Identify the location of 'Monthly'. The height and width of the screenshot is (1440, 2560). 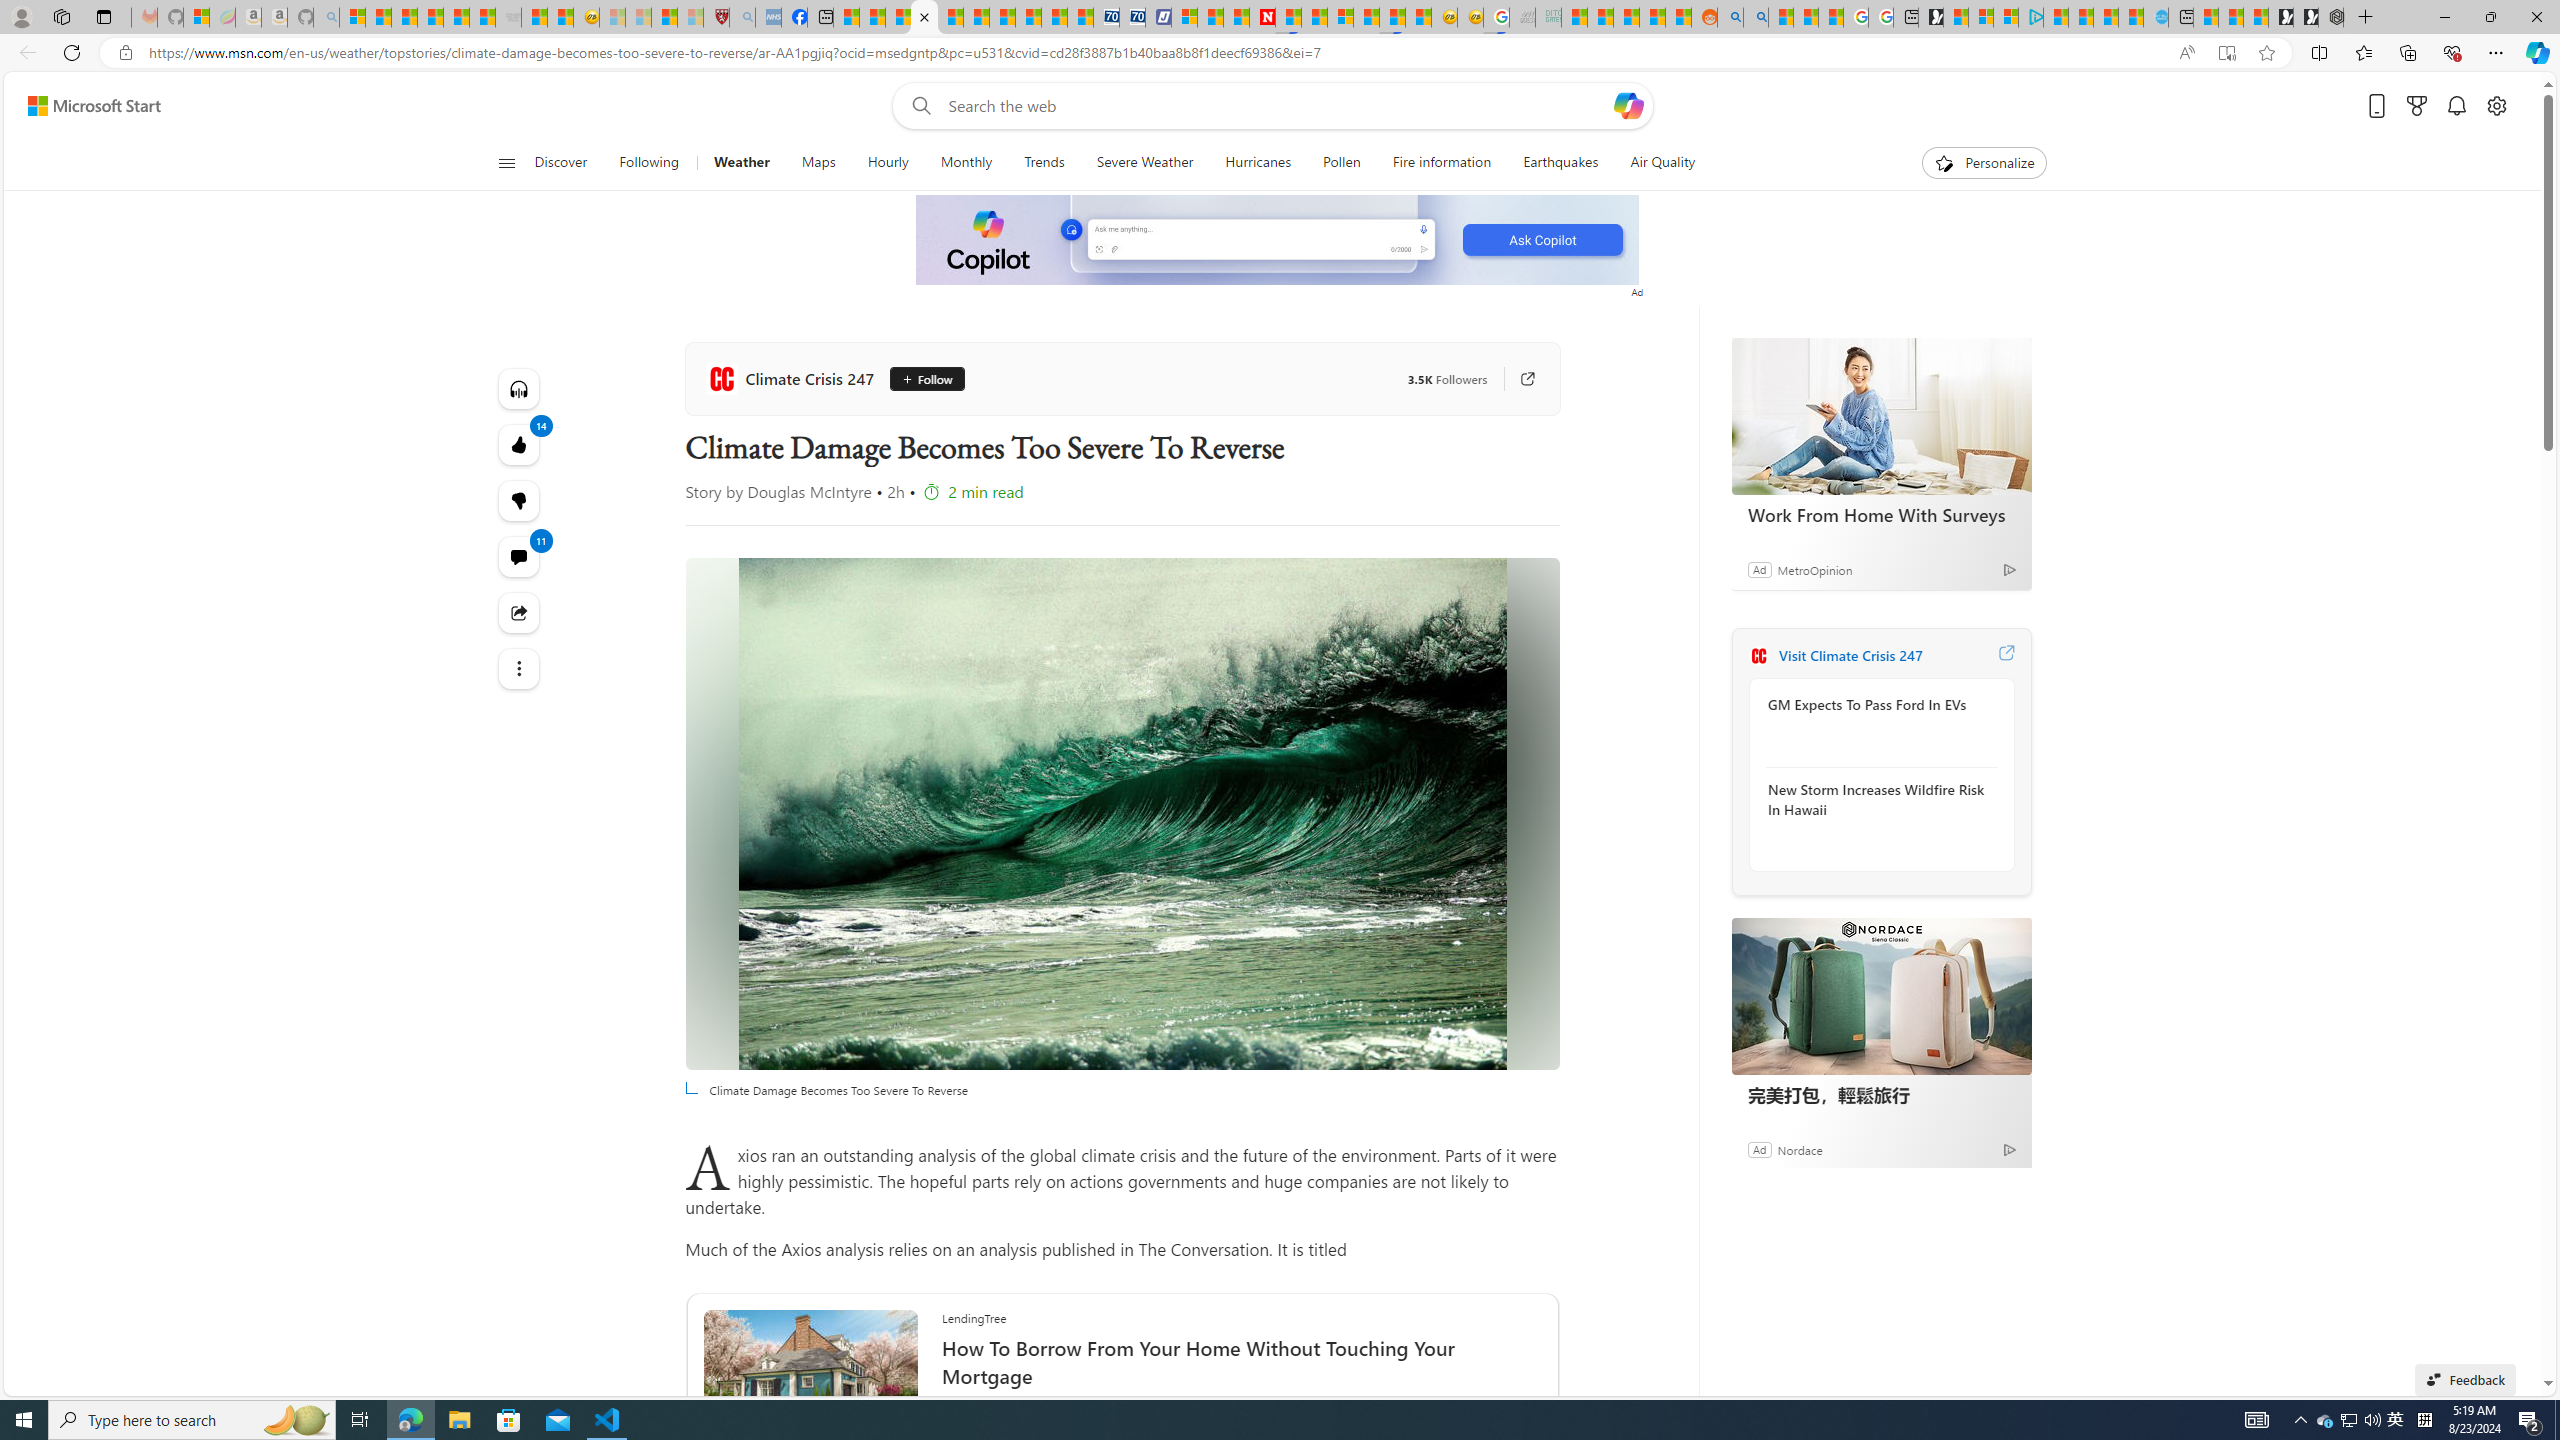
(966, 162).